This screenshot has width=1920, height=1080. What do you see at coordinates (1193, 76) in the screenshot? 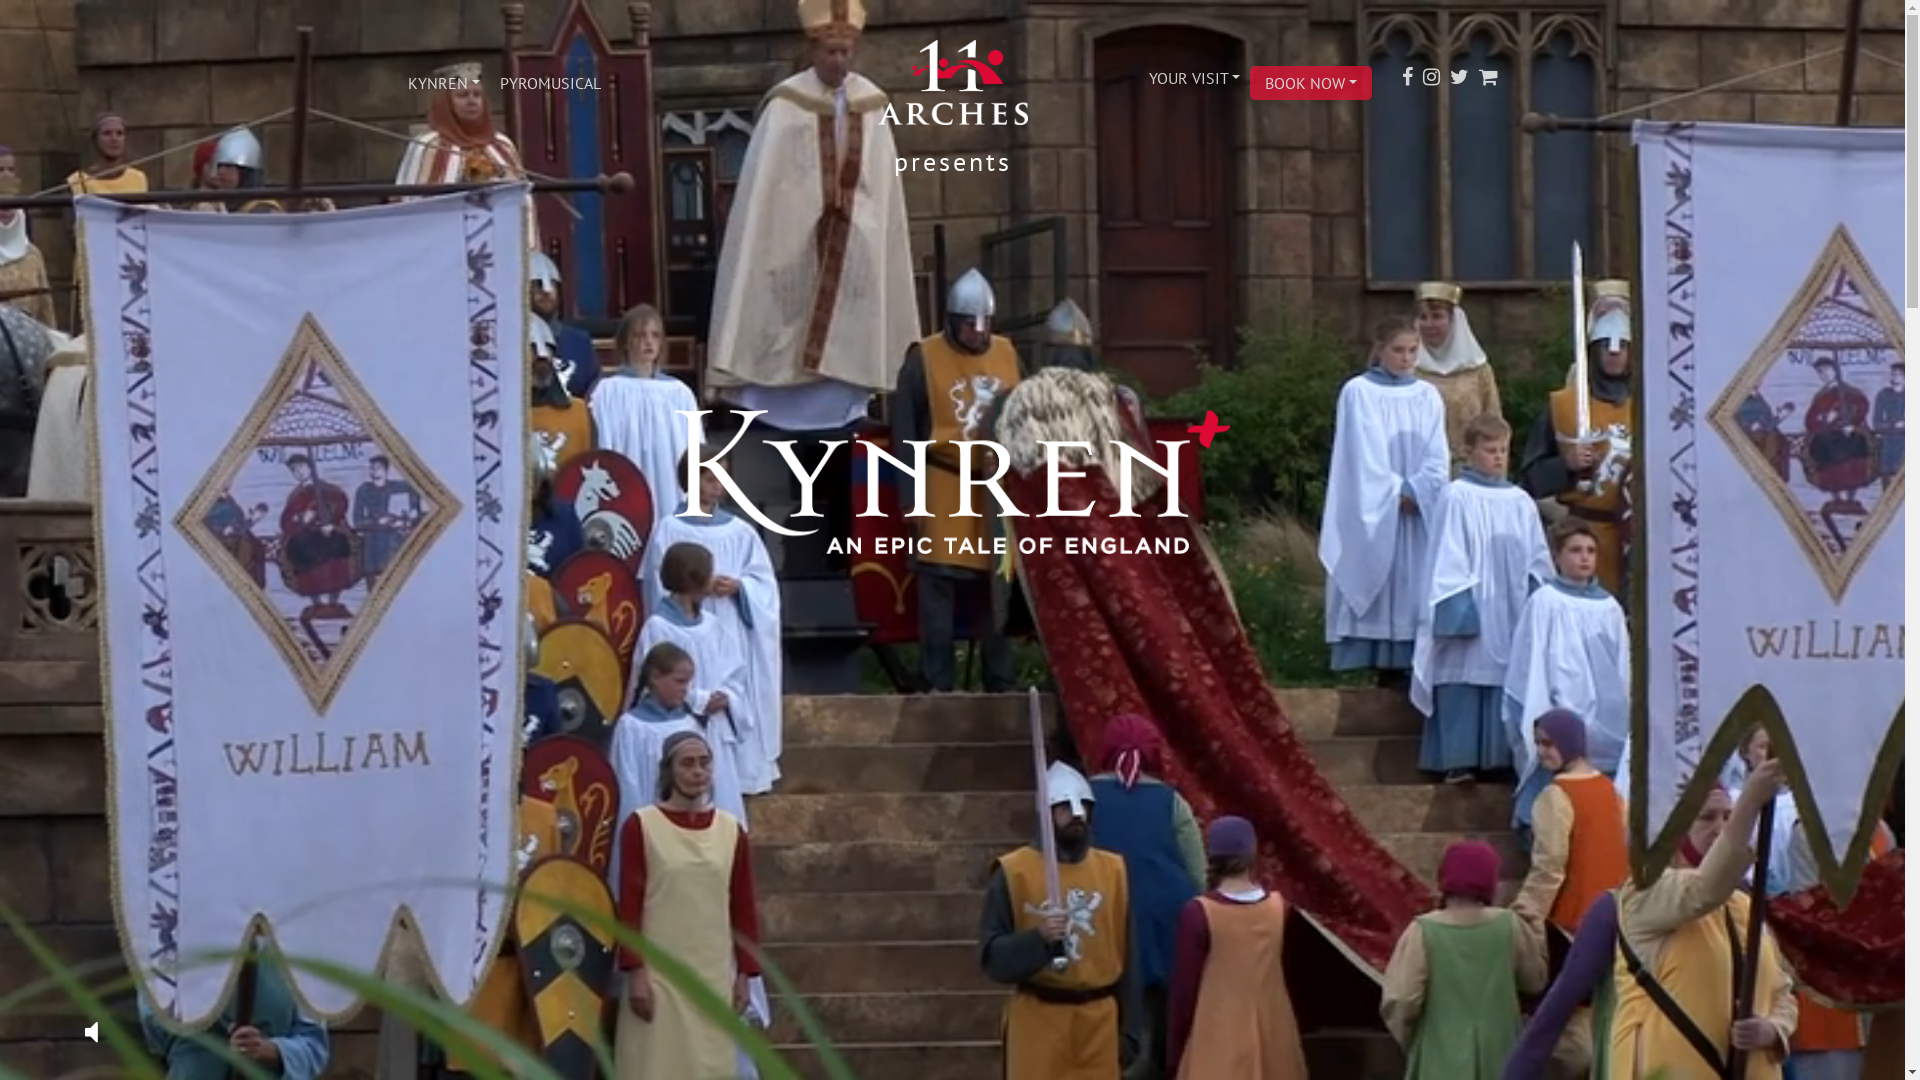
I see `'YOUR VISIT'` at bounding box center [1193, 76].